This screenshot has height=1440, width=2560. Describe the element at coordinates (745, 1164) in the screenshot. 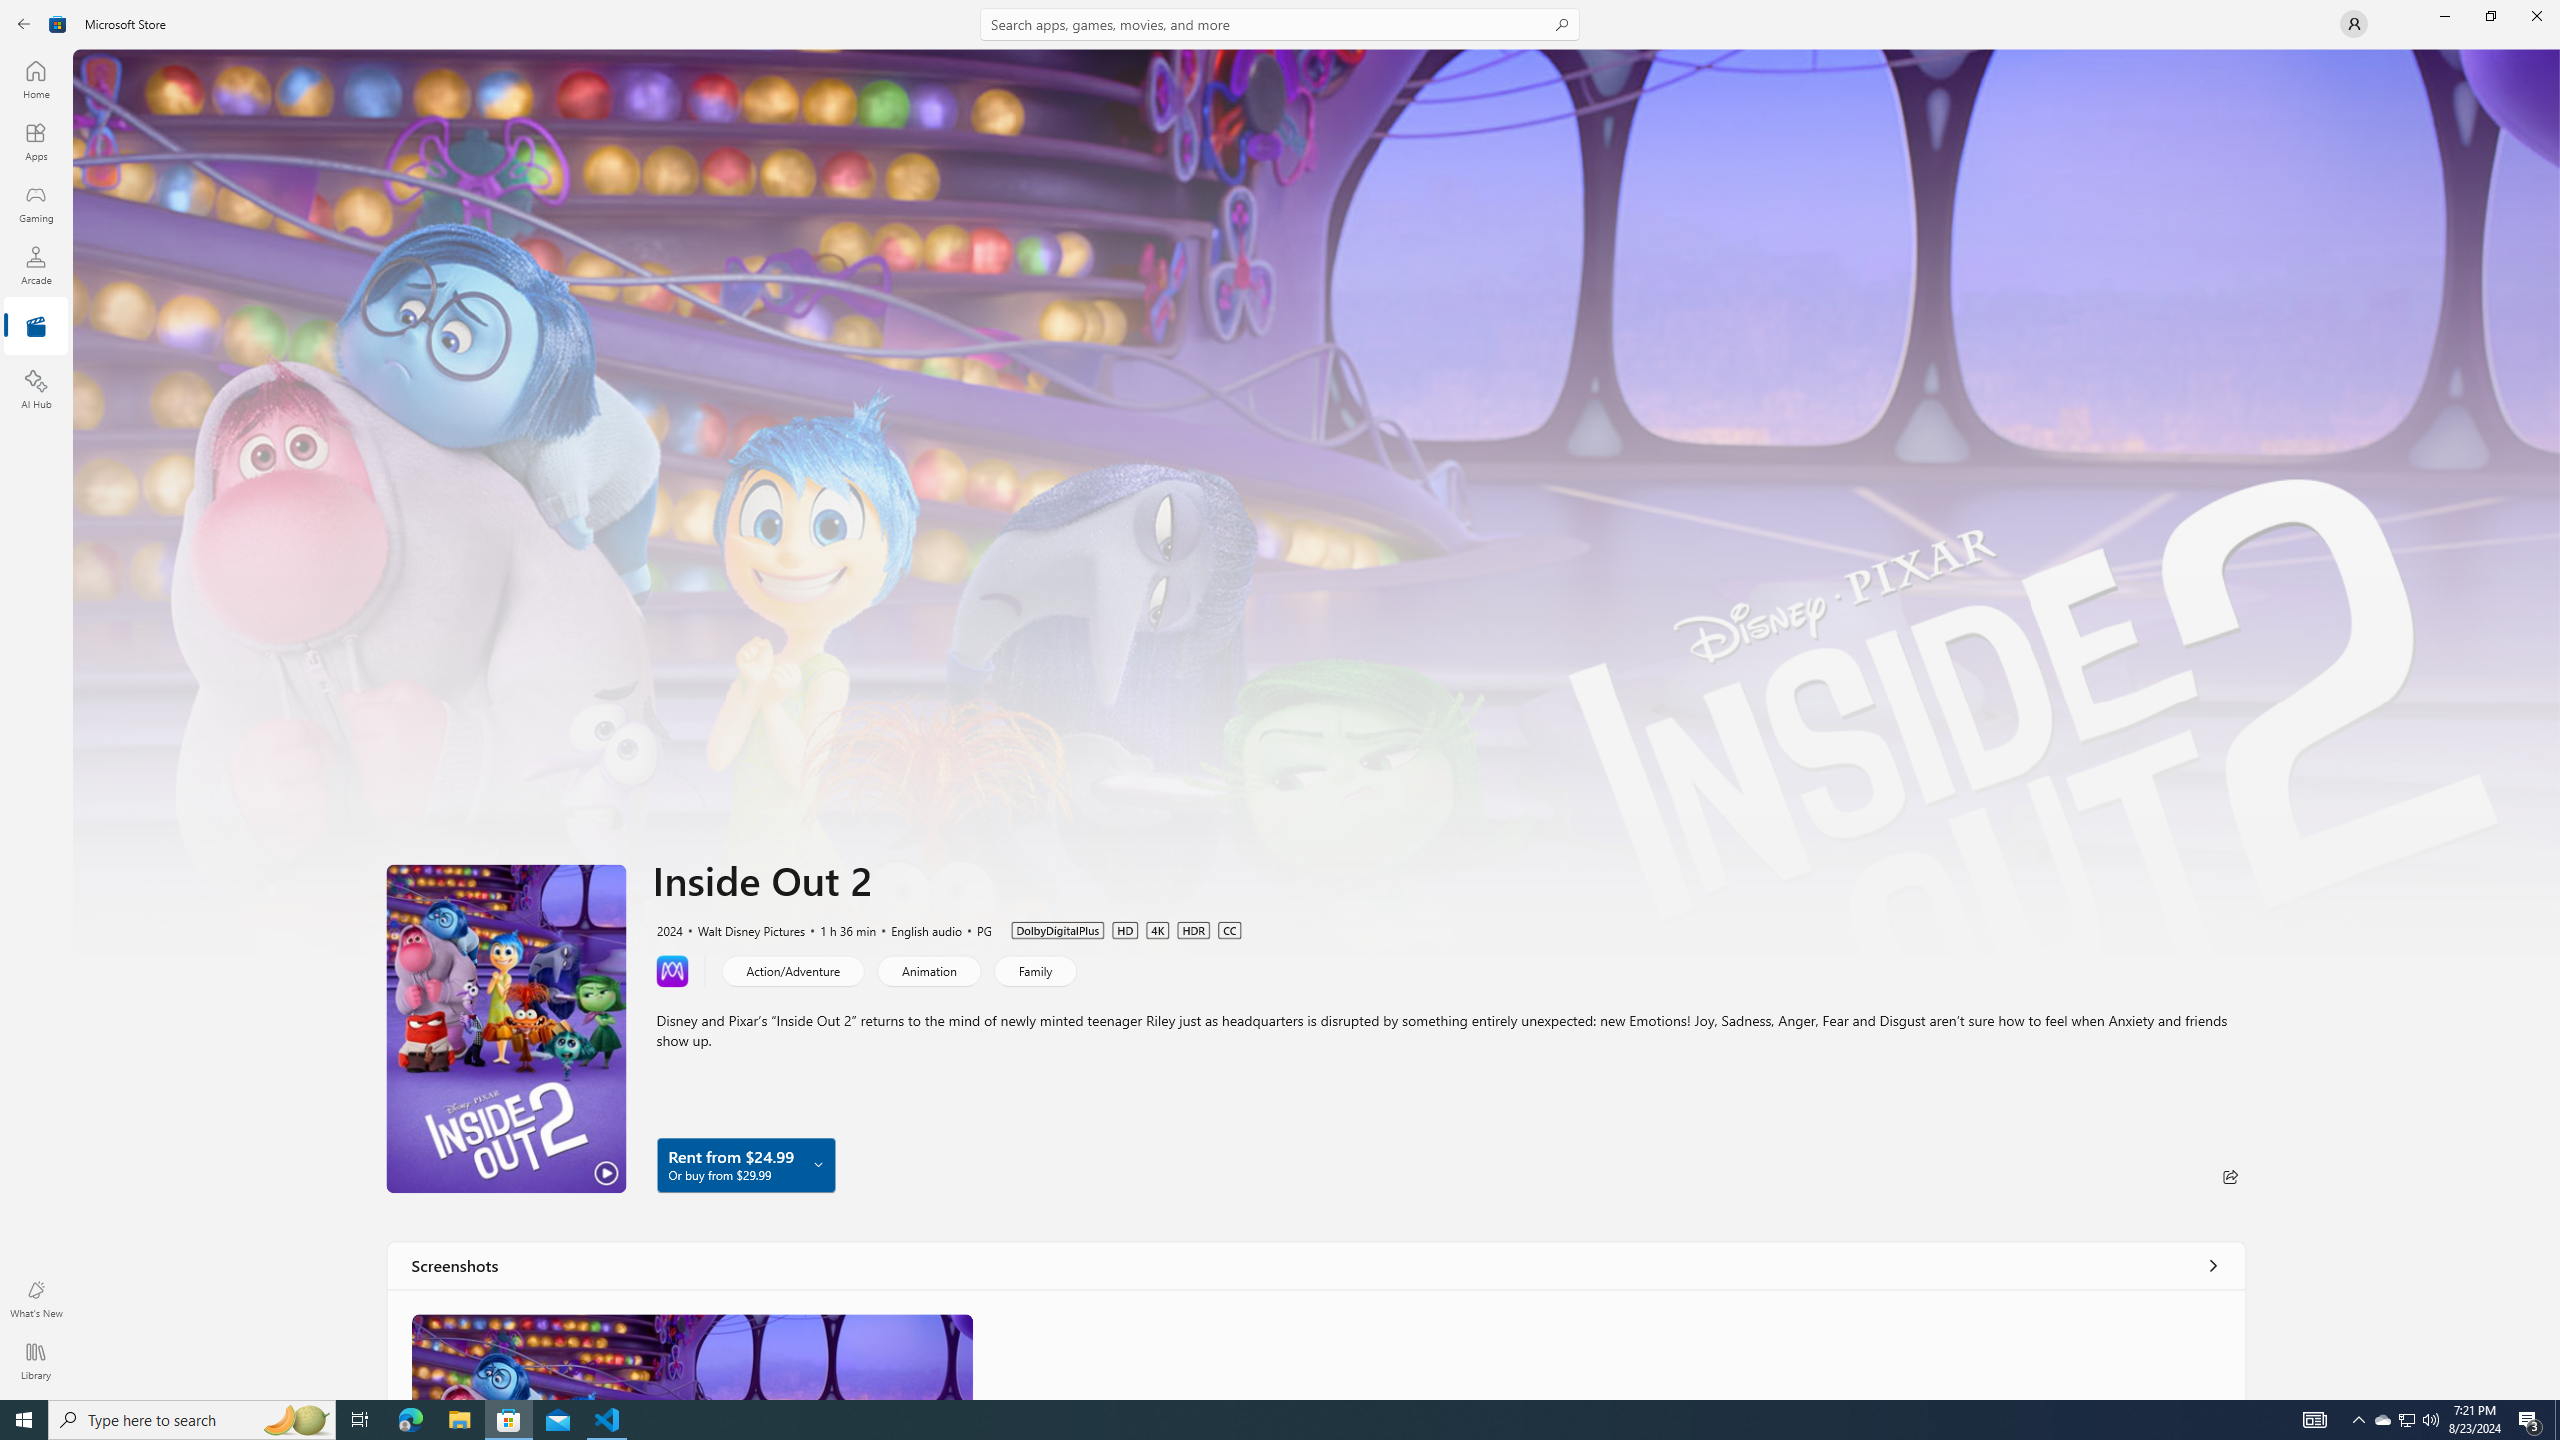

I see `'Rent from $24.99 Or buy from $29.99'` at that location.